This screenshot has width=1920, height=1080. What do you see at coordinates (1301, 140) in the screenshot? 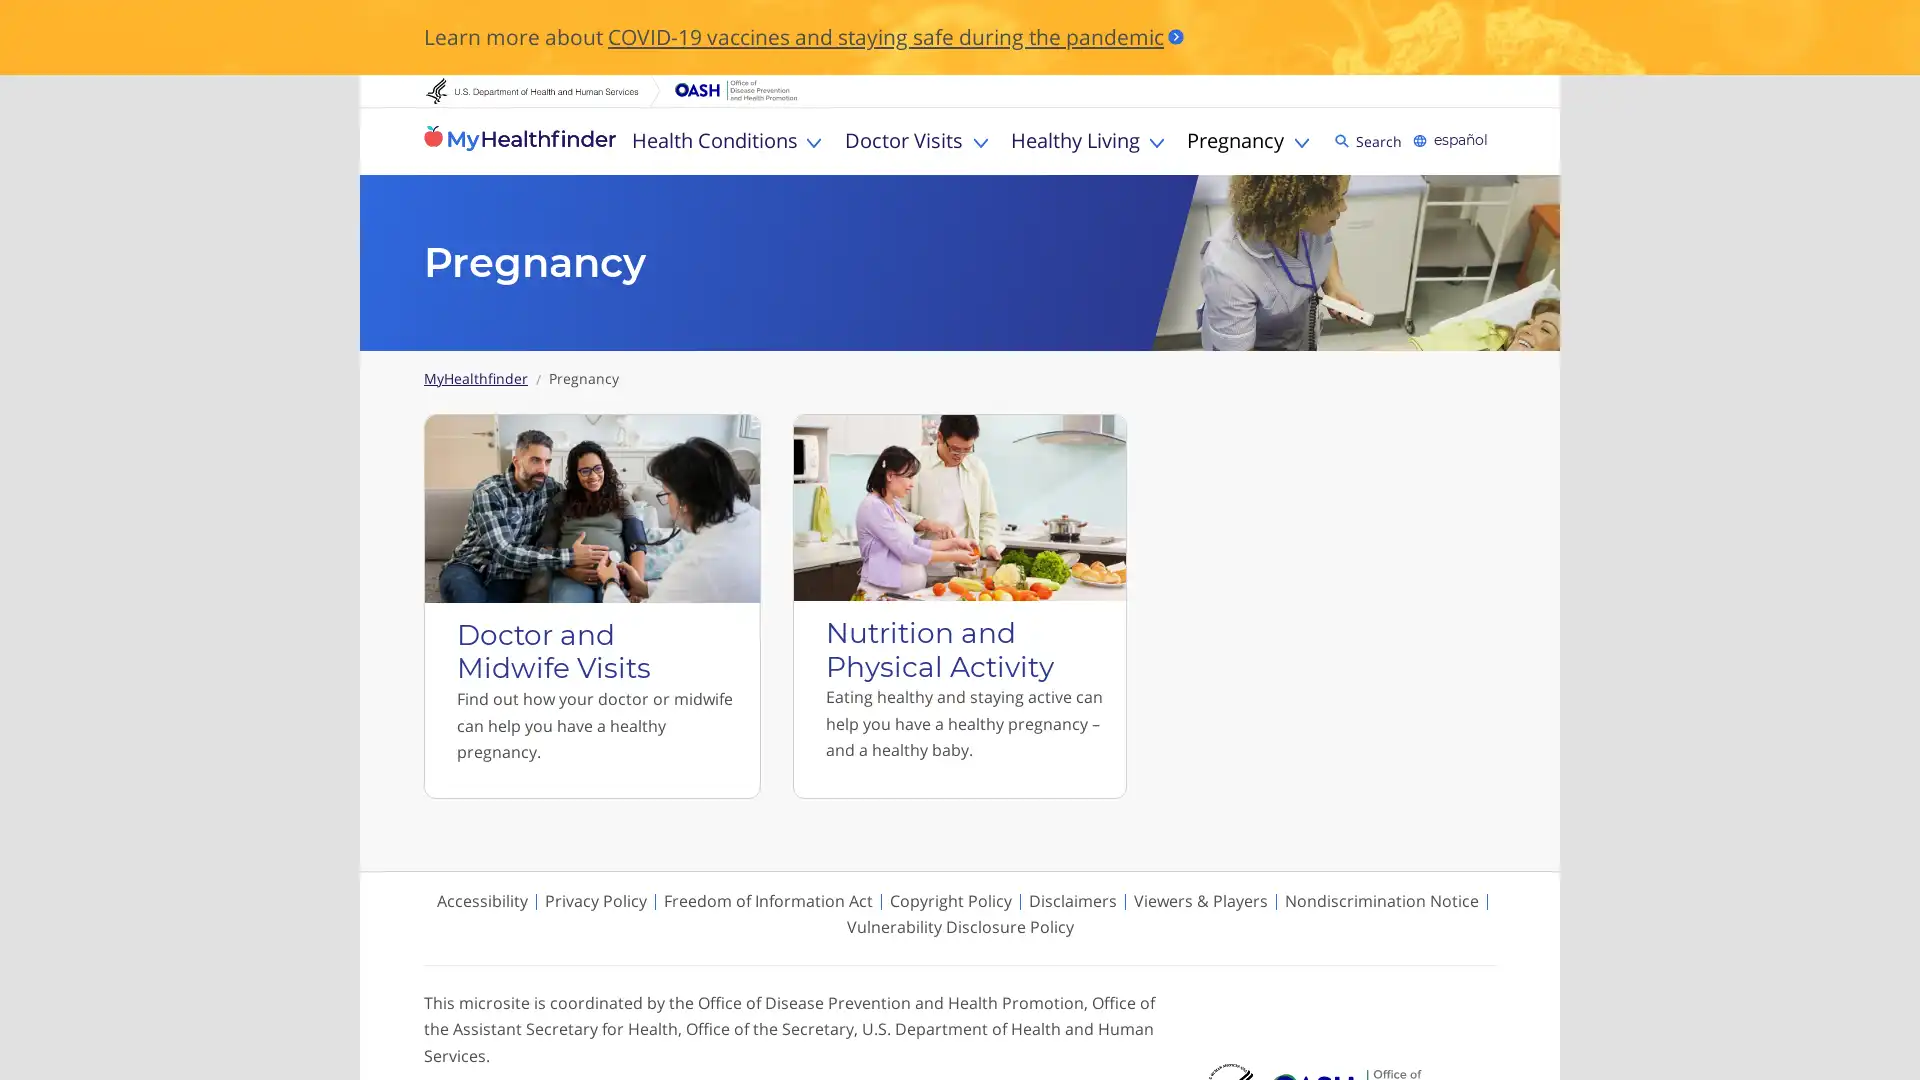
I see `Toggle Pregnancy sub menu` at bounding box center [1301, 140].